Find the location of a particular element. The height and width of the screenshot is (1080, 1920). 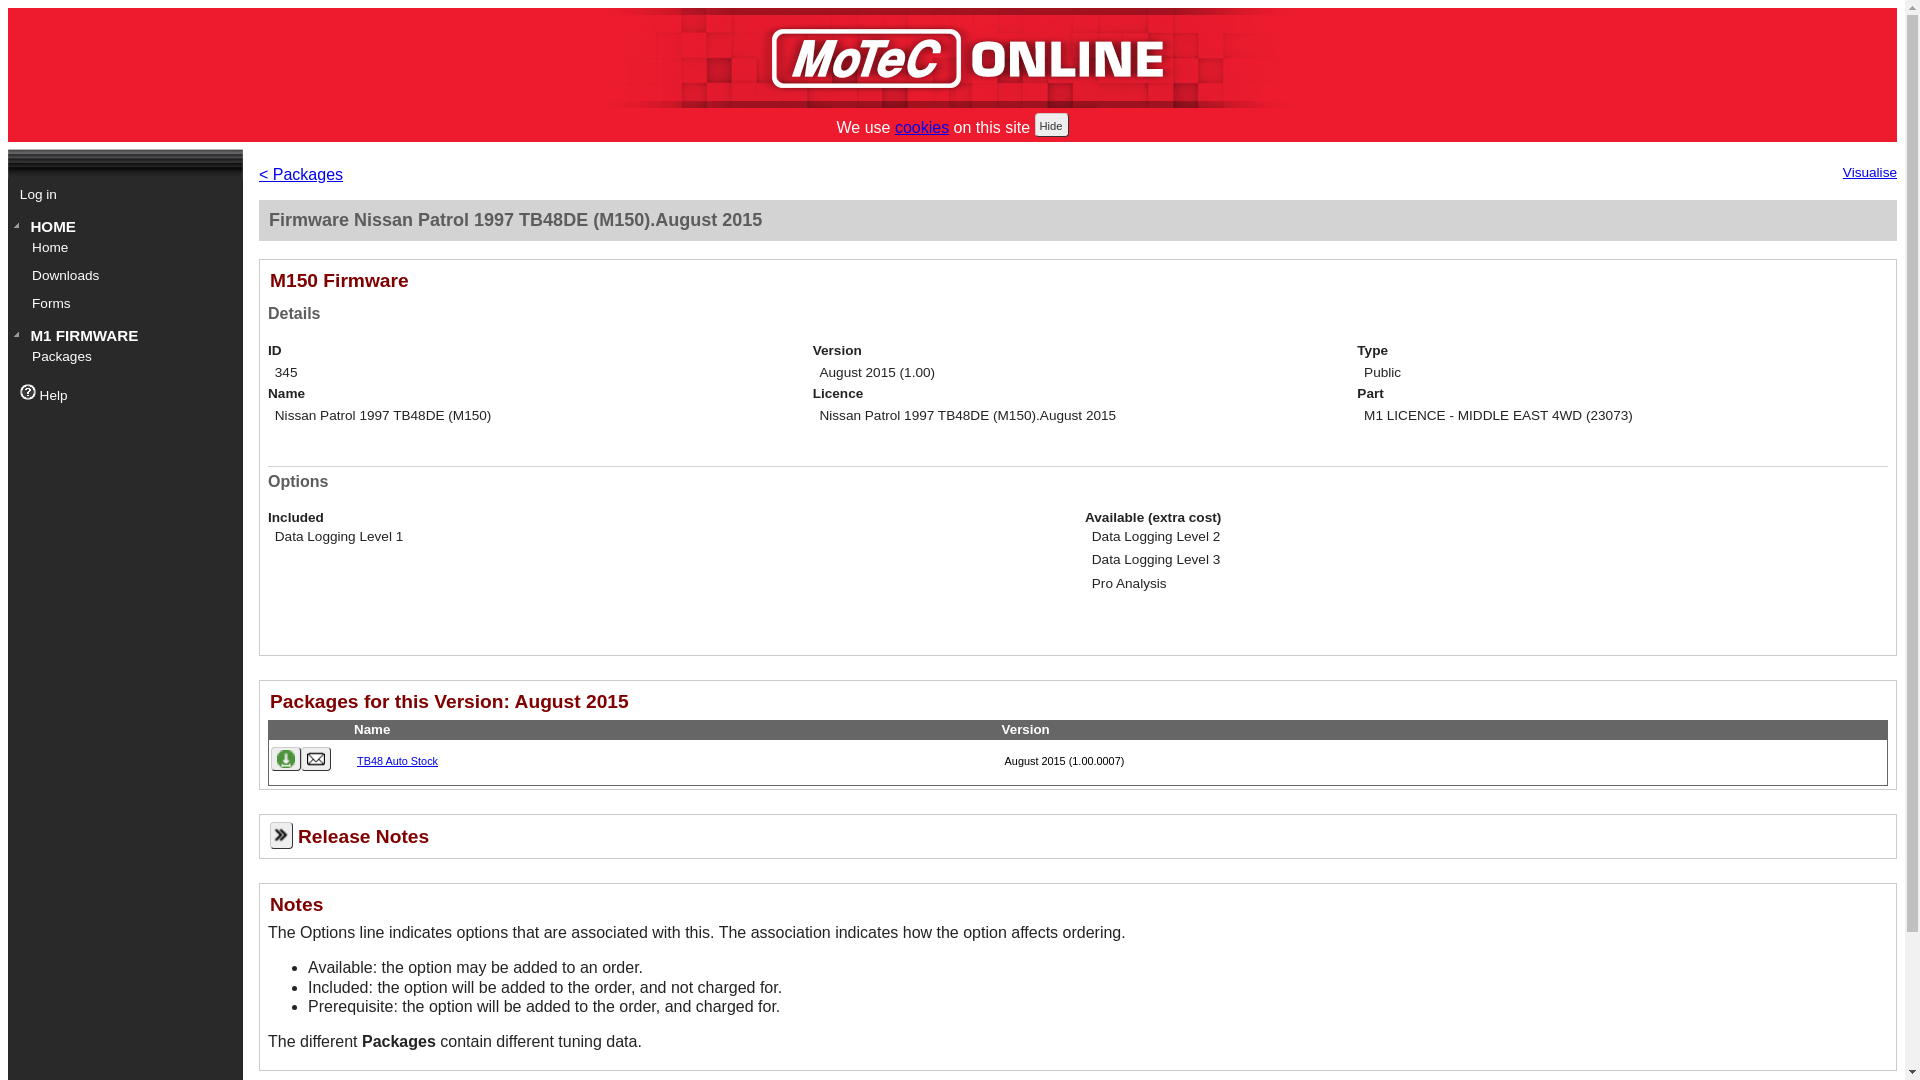

'Help' is located at coordinates (15, 394).